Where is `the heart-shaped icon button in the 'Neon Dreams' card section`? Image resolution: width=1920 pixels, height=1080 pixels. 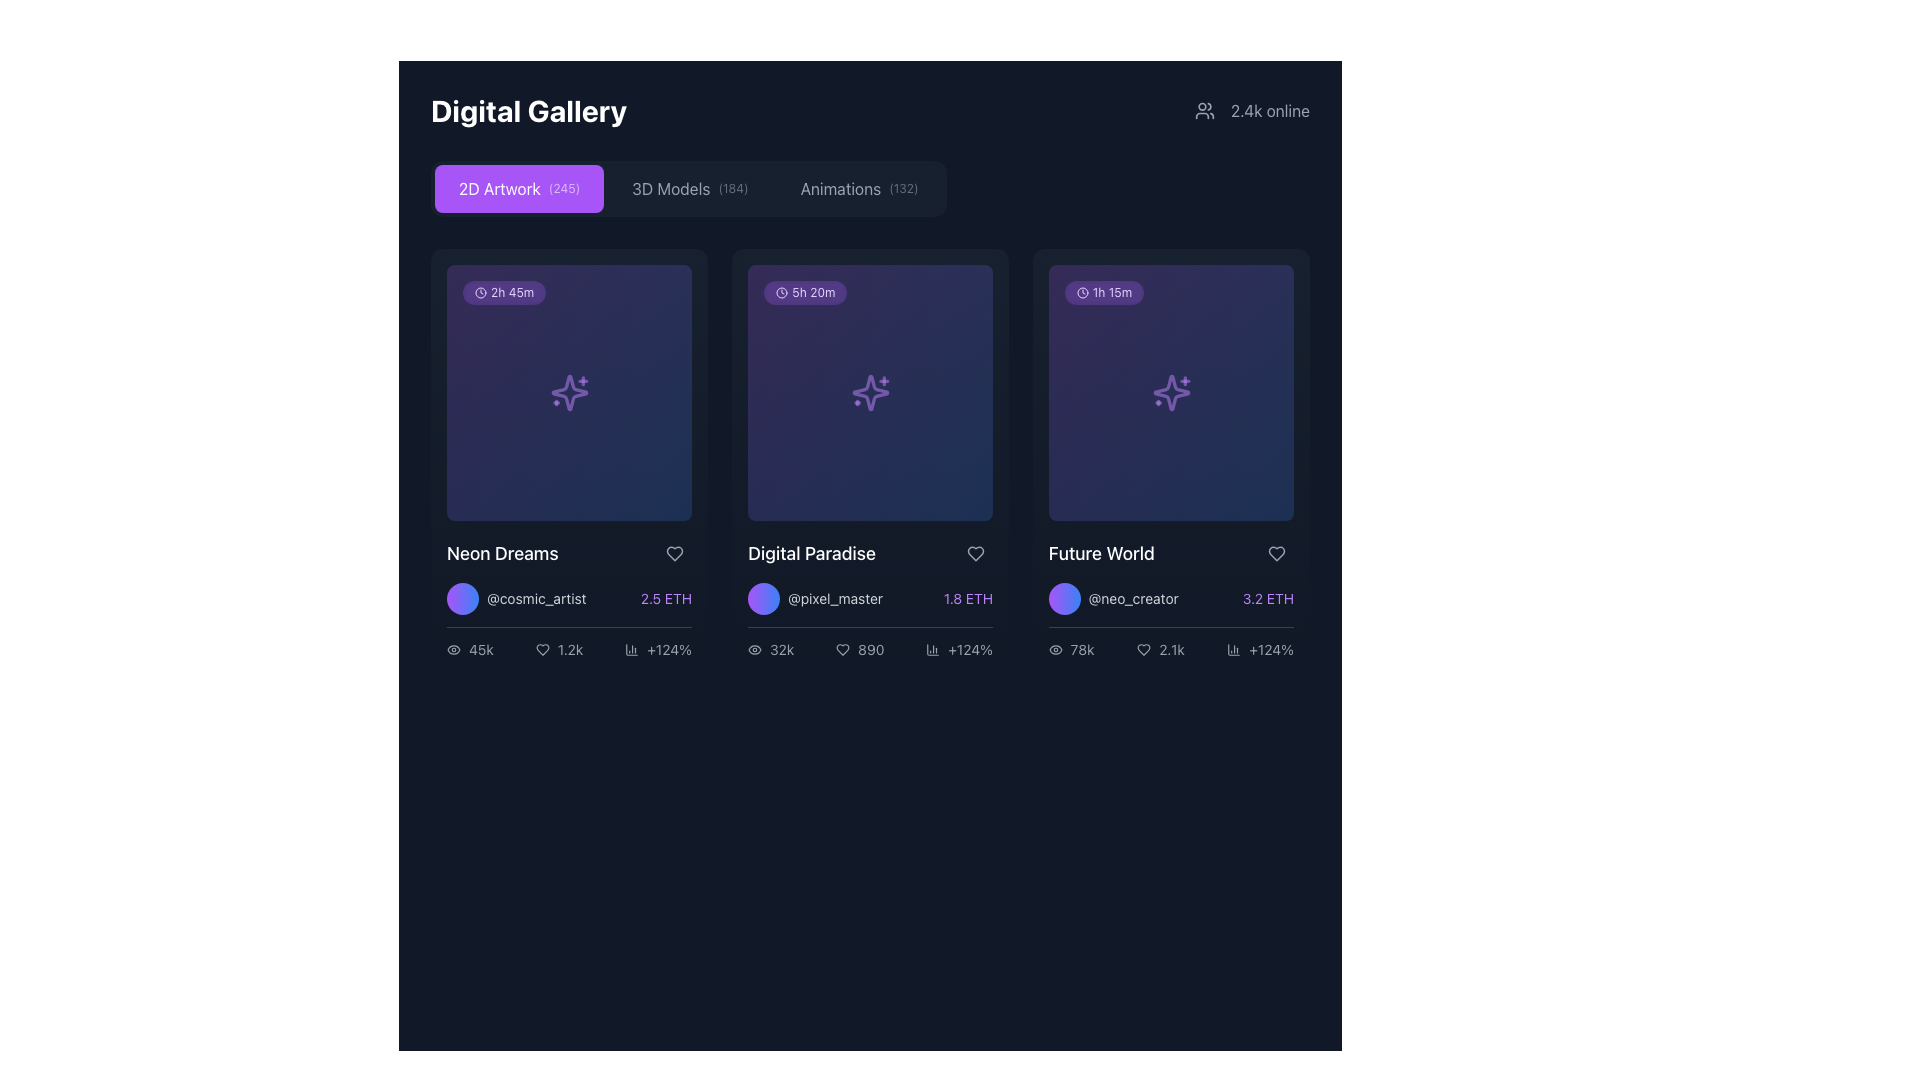
the heart-shaped icon button in the 'Neon Dreams' card section is located at coordinates (675, 554).